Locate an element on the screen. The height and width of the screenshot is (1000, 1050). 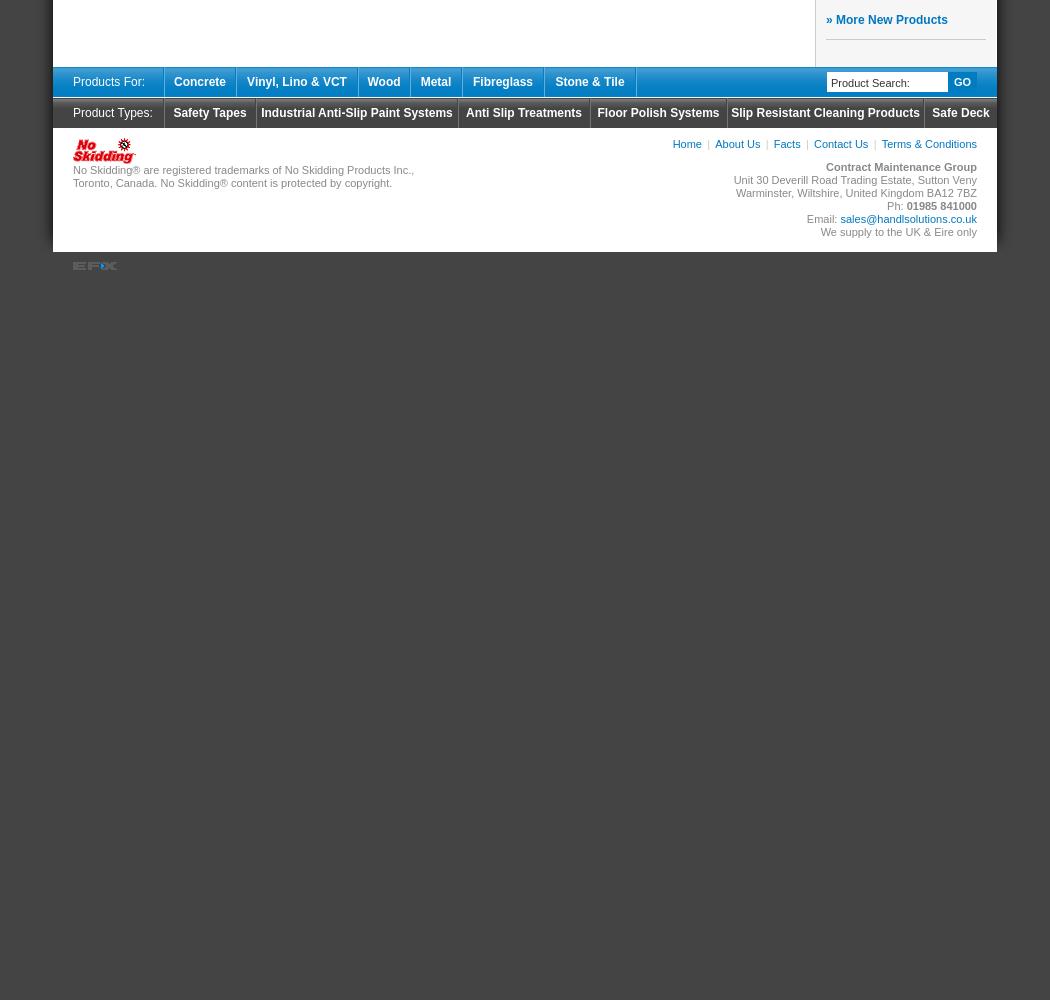
'Stone 
            & Tile' is located at coordinates (588, 80).